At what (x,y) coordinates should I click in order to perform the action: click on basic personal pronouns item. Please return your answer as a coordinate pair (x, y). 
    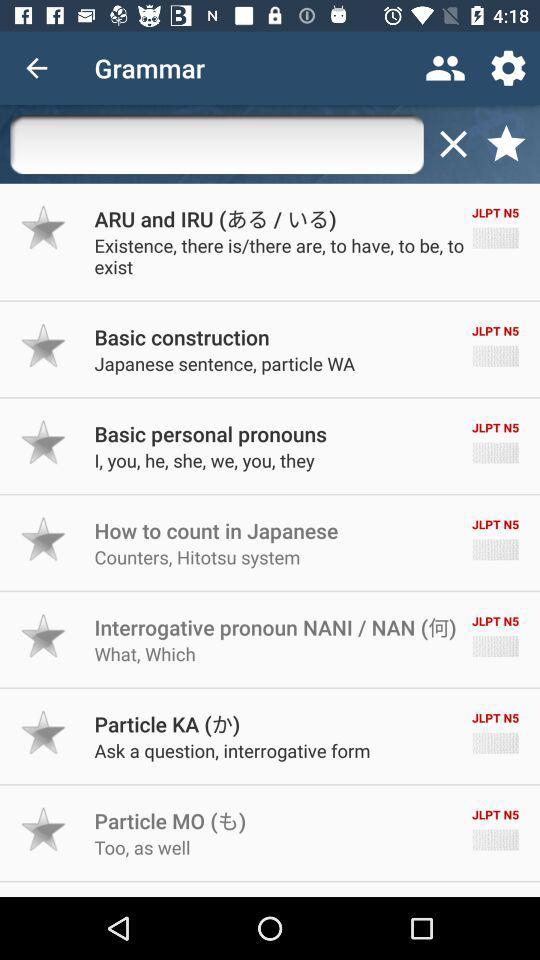
    Looking at the image, I should click on (209, 433).